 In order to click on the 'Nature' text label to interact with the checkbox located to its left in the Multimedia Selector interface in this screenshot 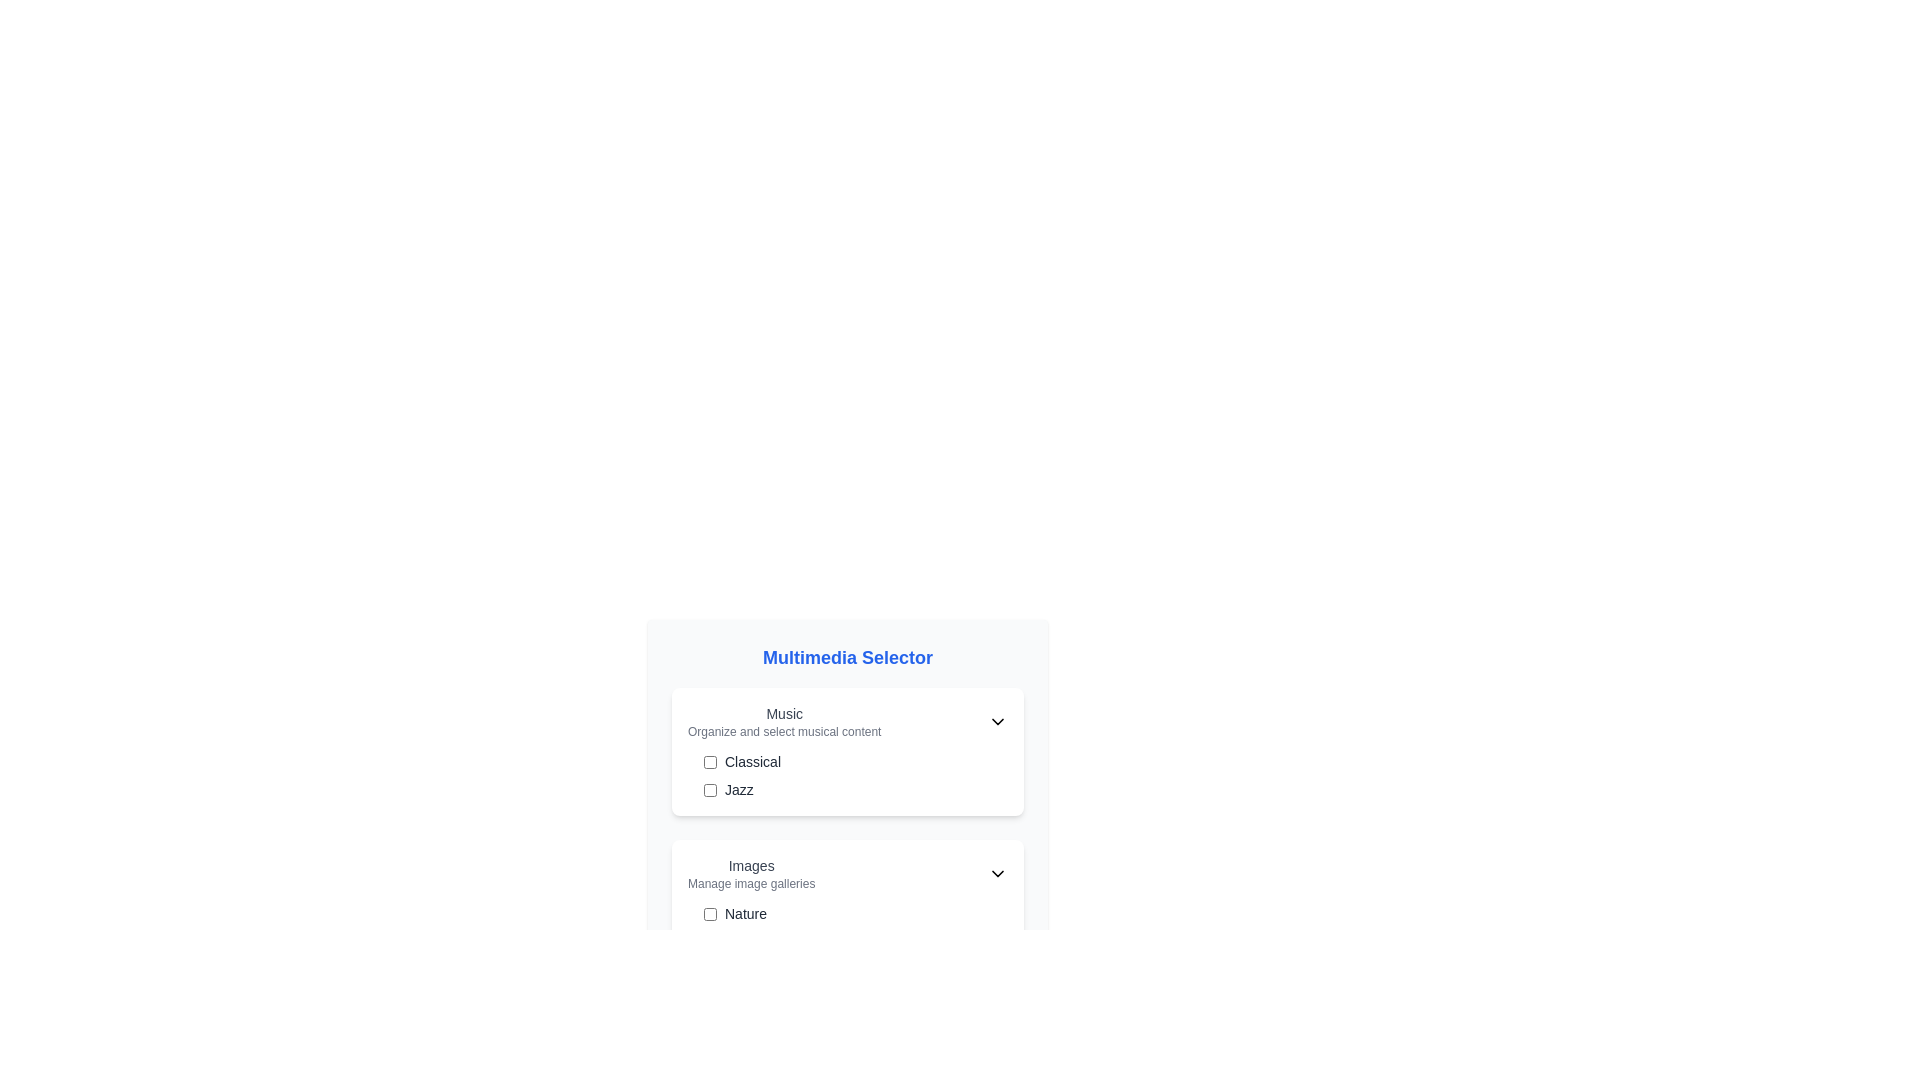, I will do `click(745, 914)`.